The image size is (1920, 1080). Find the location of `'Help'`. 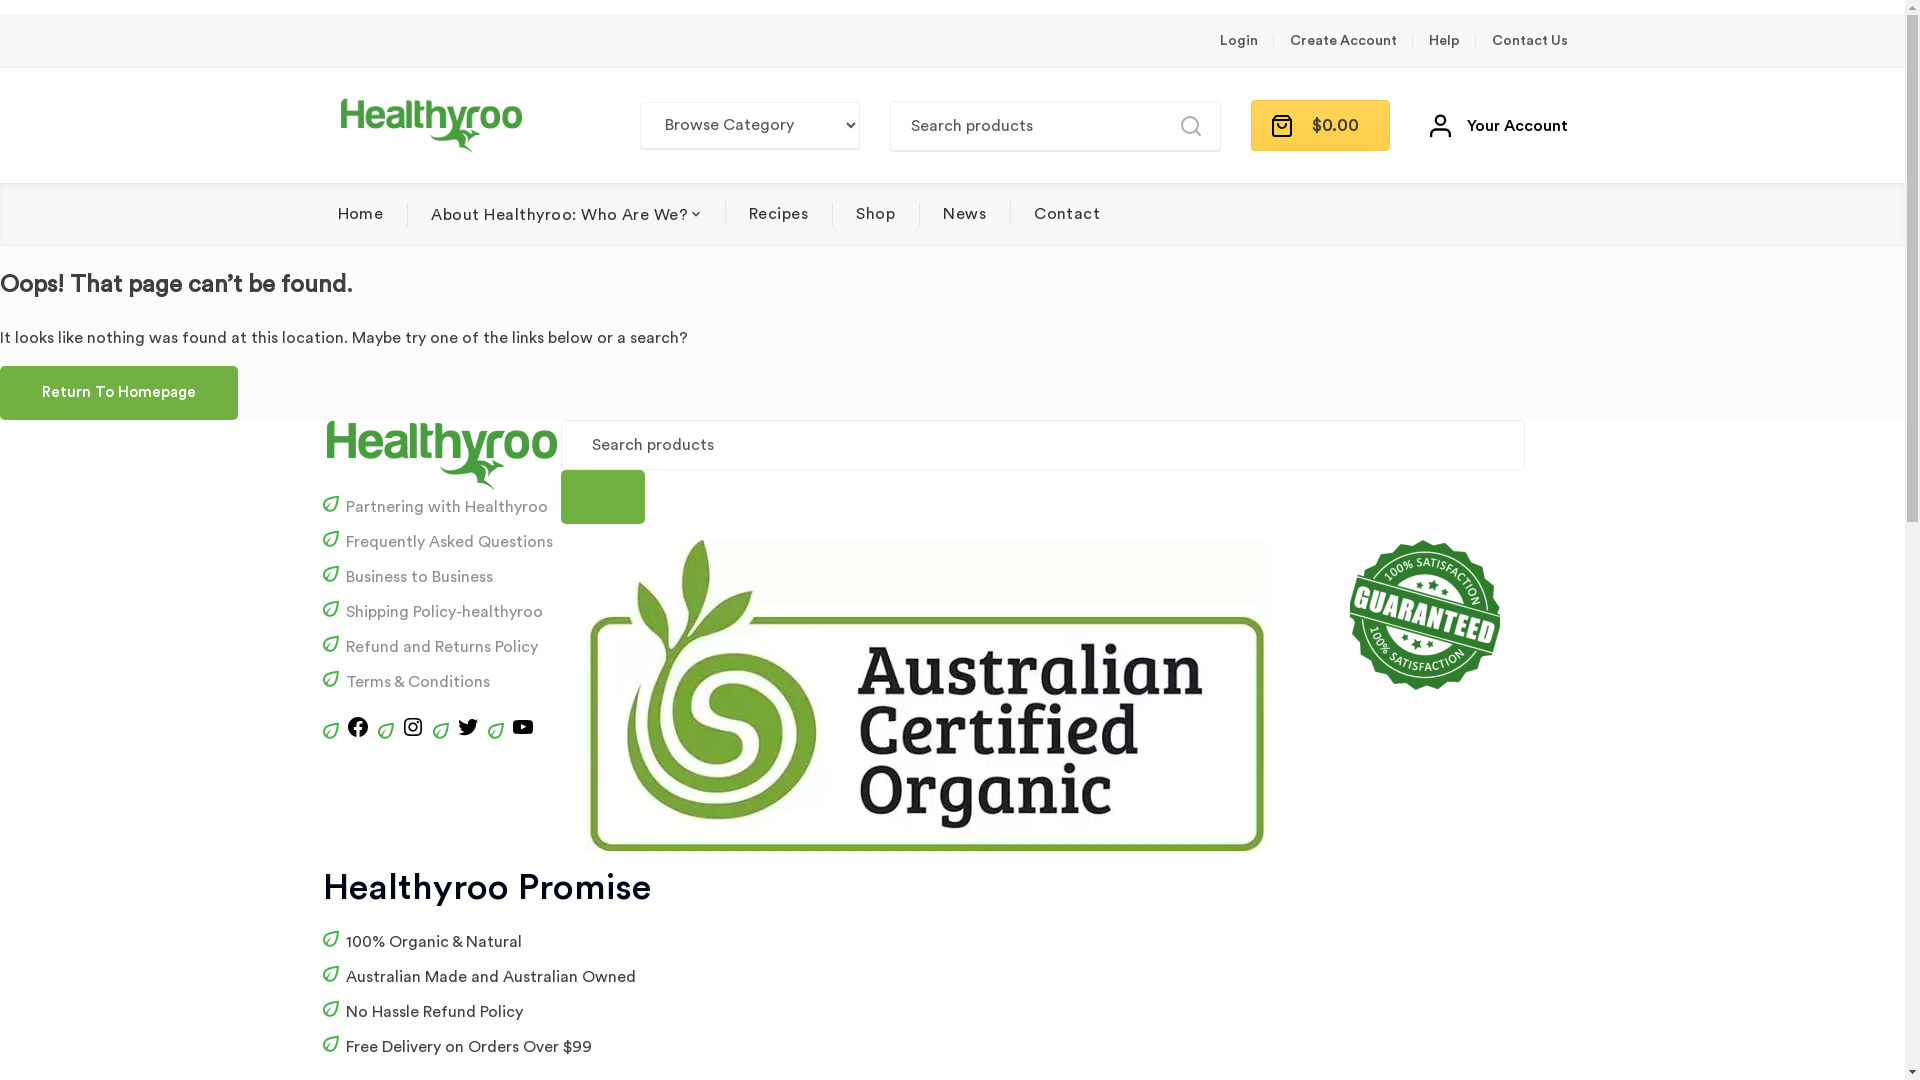

'Help' is located at coordinates (1443, 41).